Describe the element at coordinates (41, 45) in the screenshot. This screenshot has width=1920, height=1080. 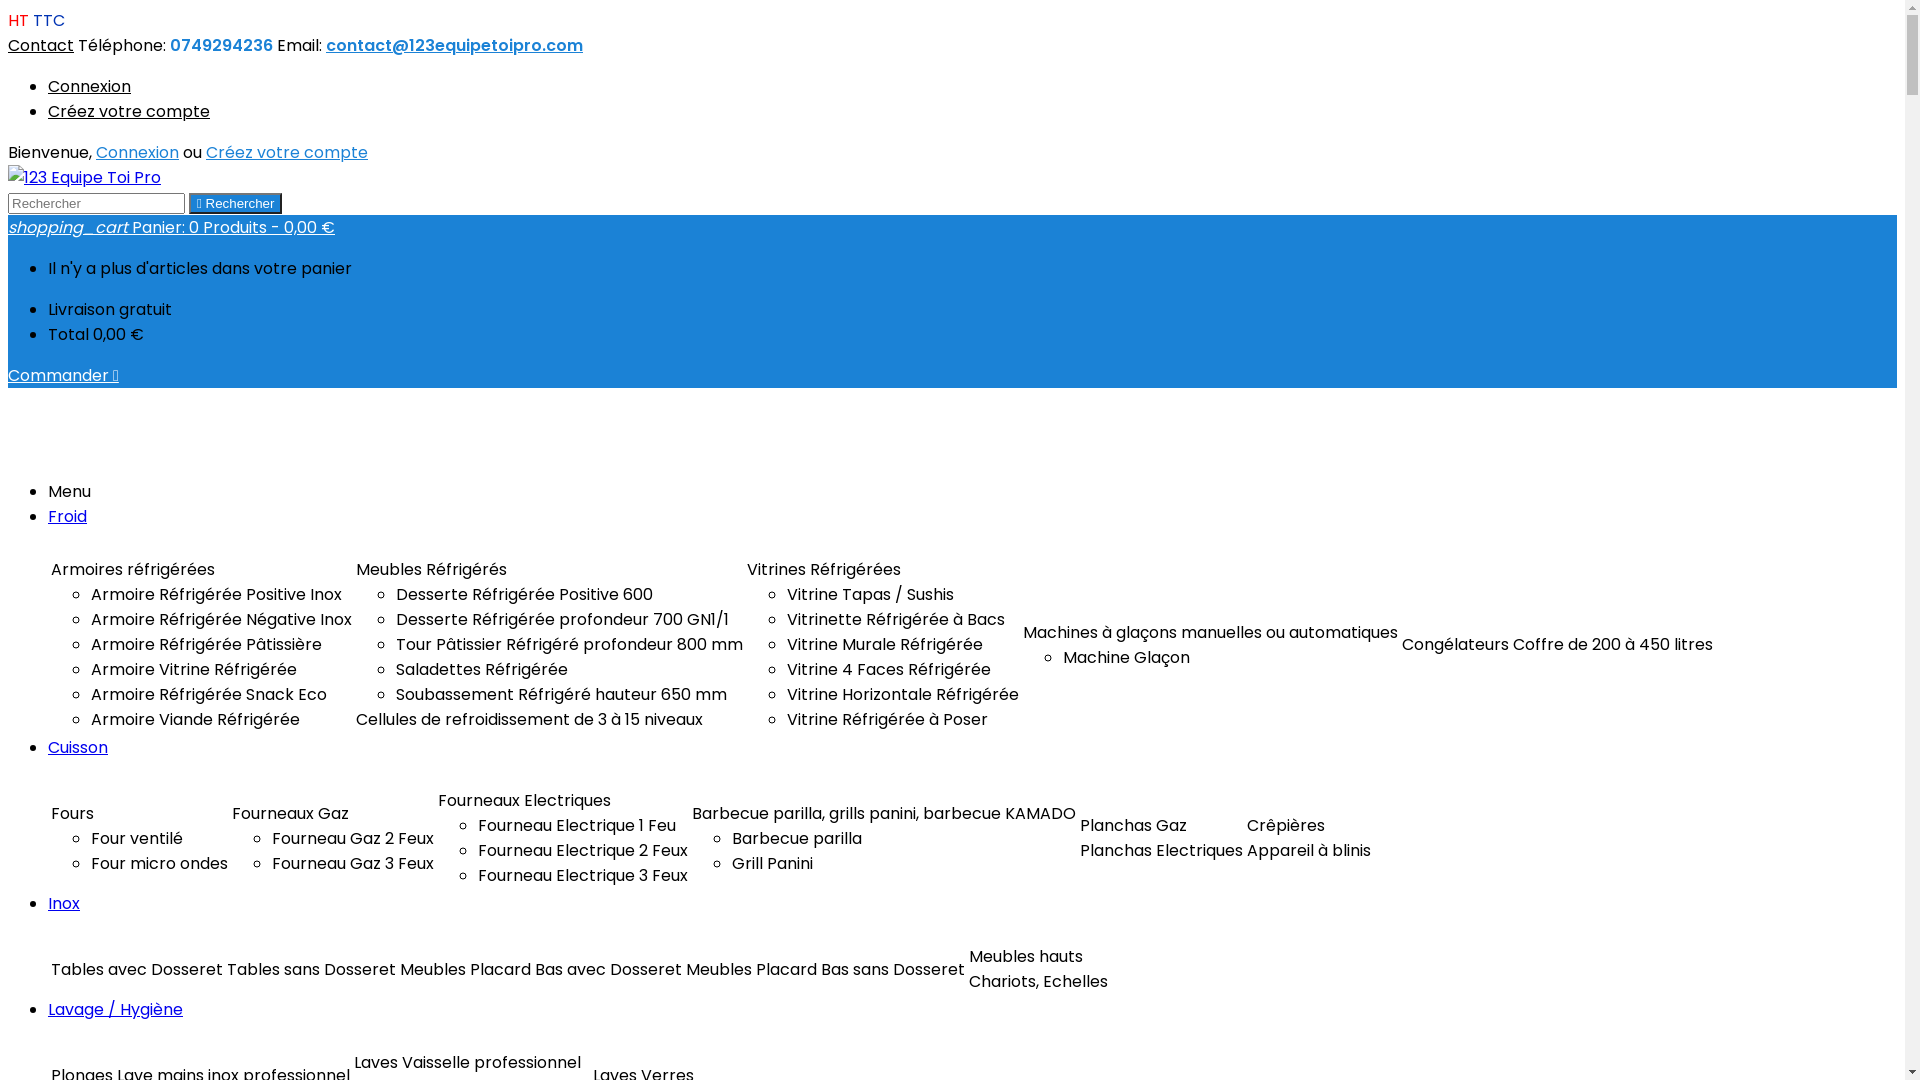
I see `'Contact'` at that location.